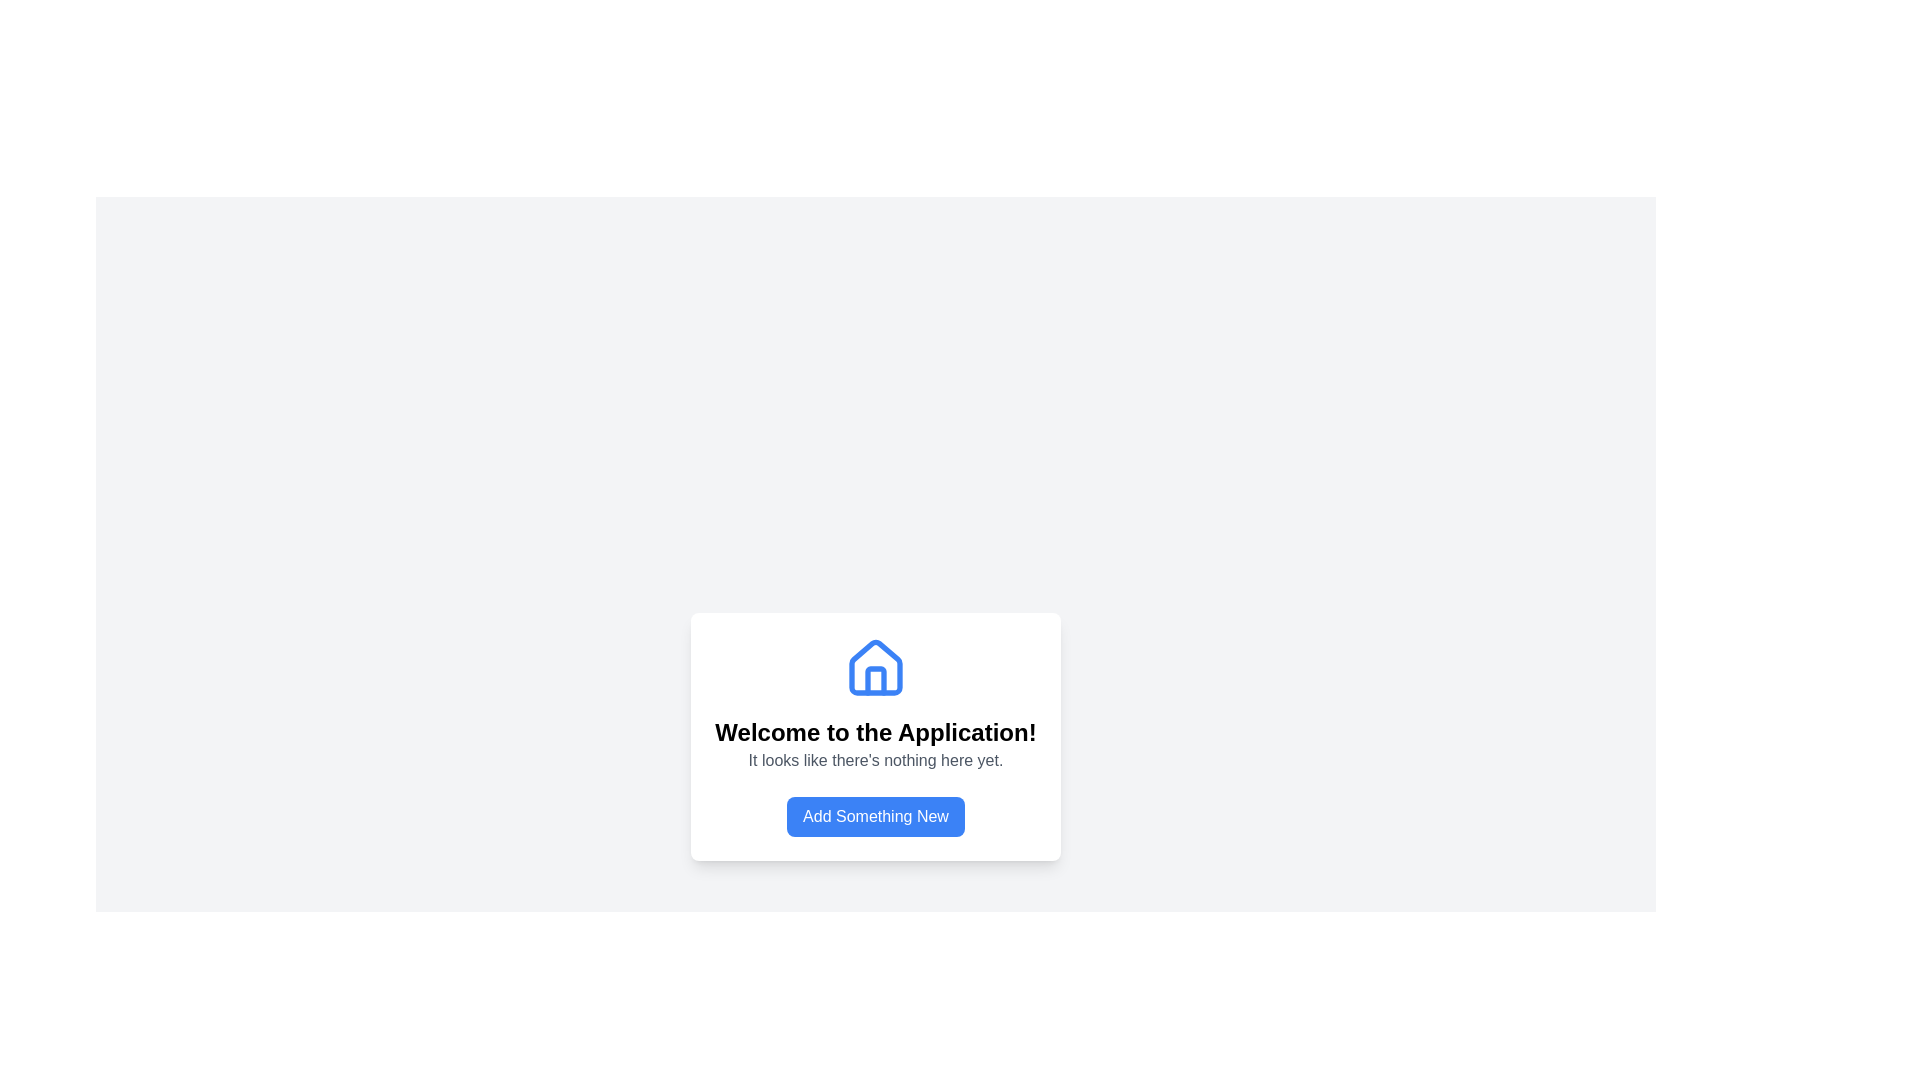 This screenshot has width=1920, height=1080. I want to click on the button with a blue background and white text reading 'Add Something New', so click(875, 817).